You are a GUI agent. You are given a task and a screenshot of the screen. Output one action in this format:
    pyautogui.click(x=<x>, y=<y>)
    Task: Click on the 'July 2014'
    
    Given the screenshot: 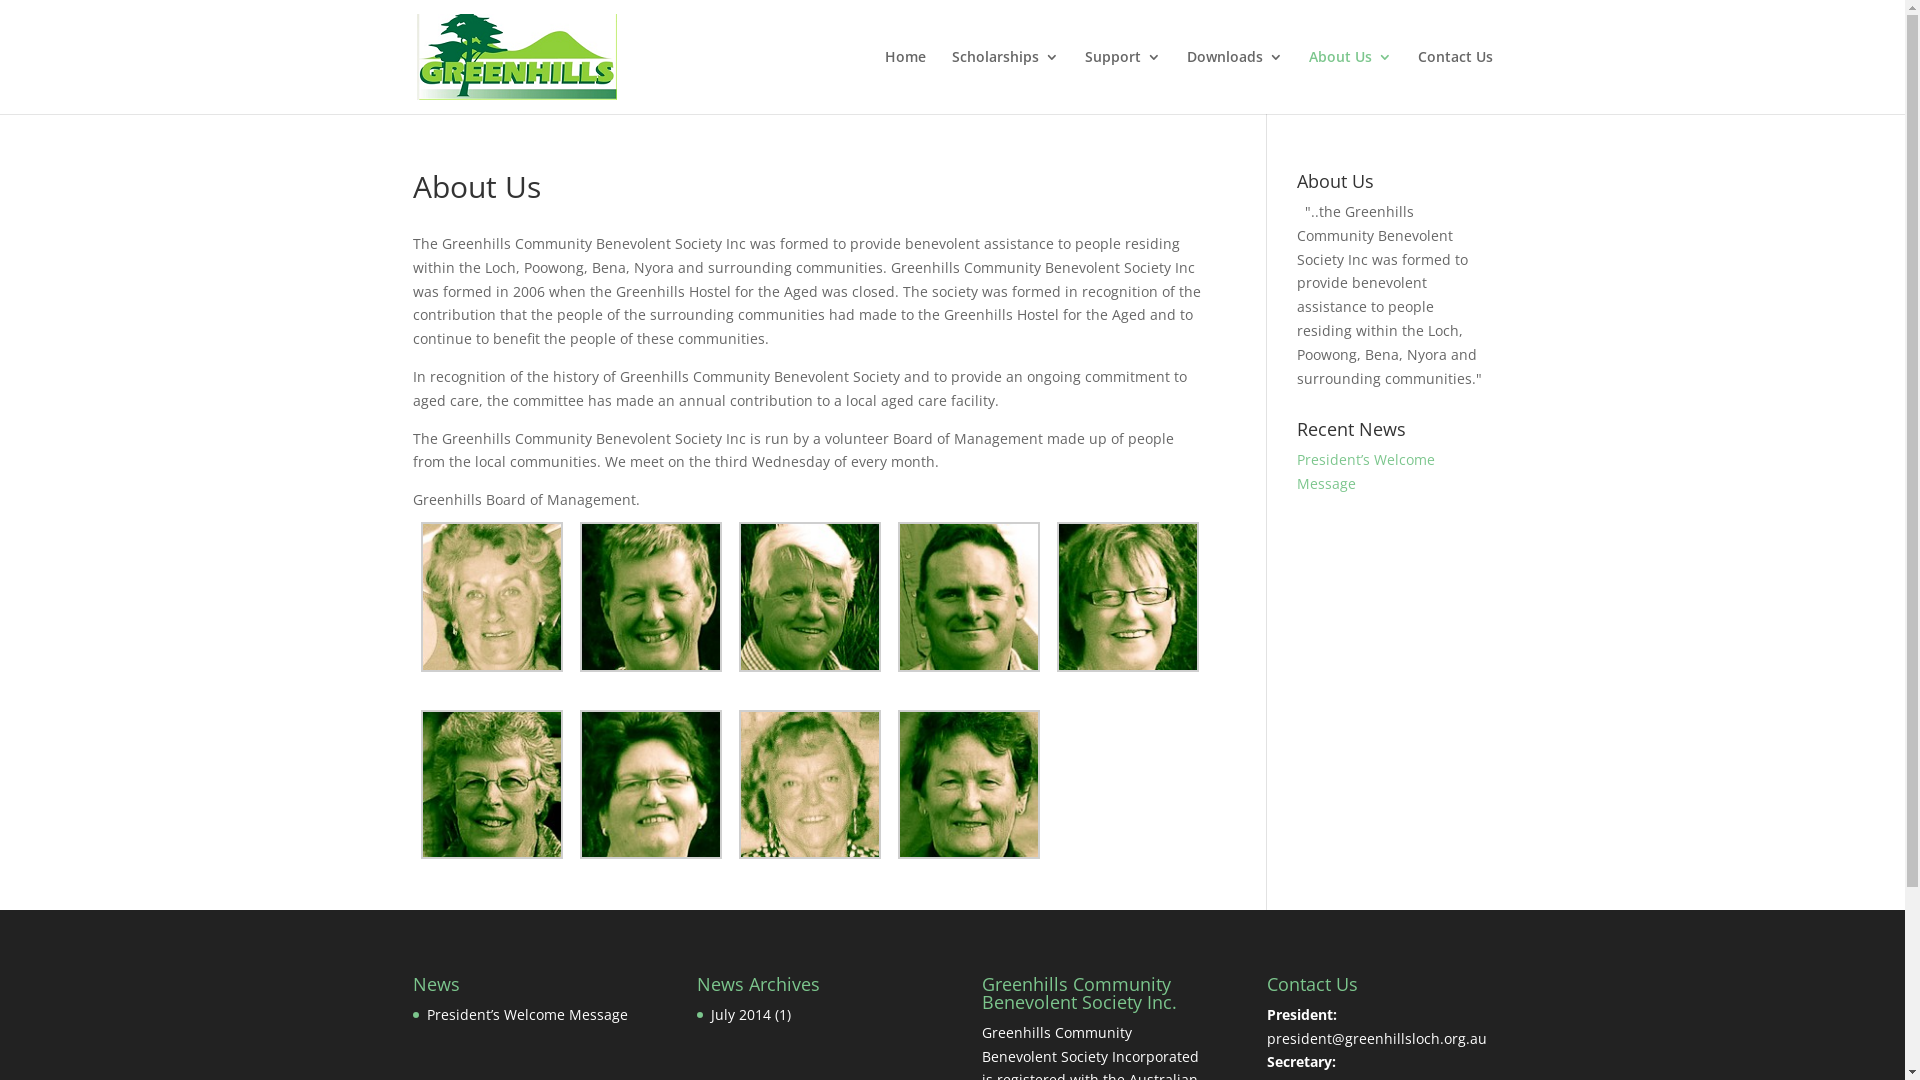 What is the action you would take?
    pyautogui.click(x=710, y=1014)
    